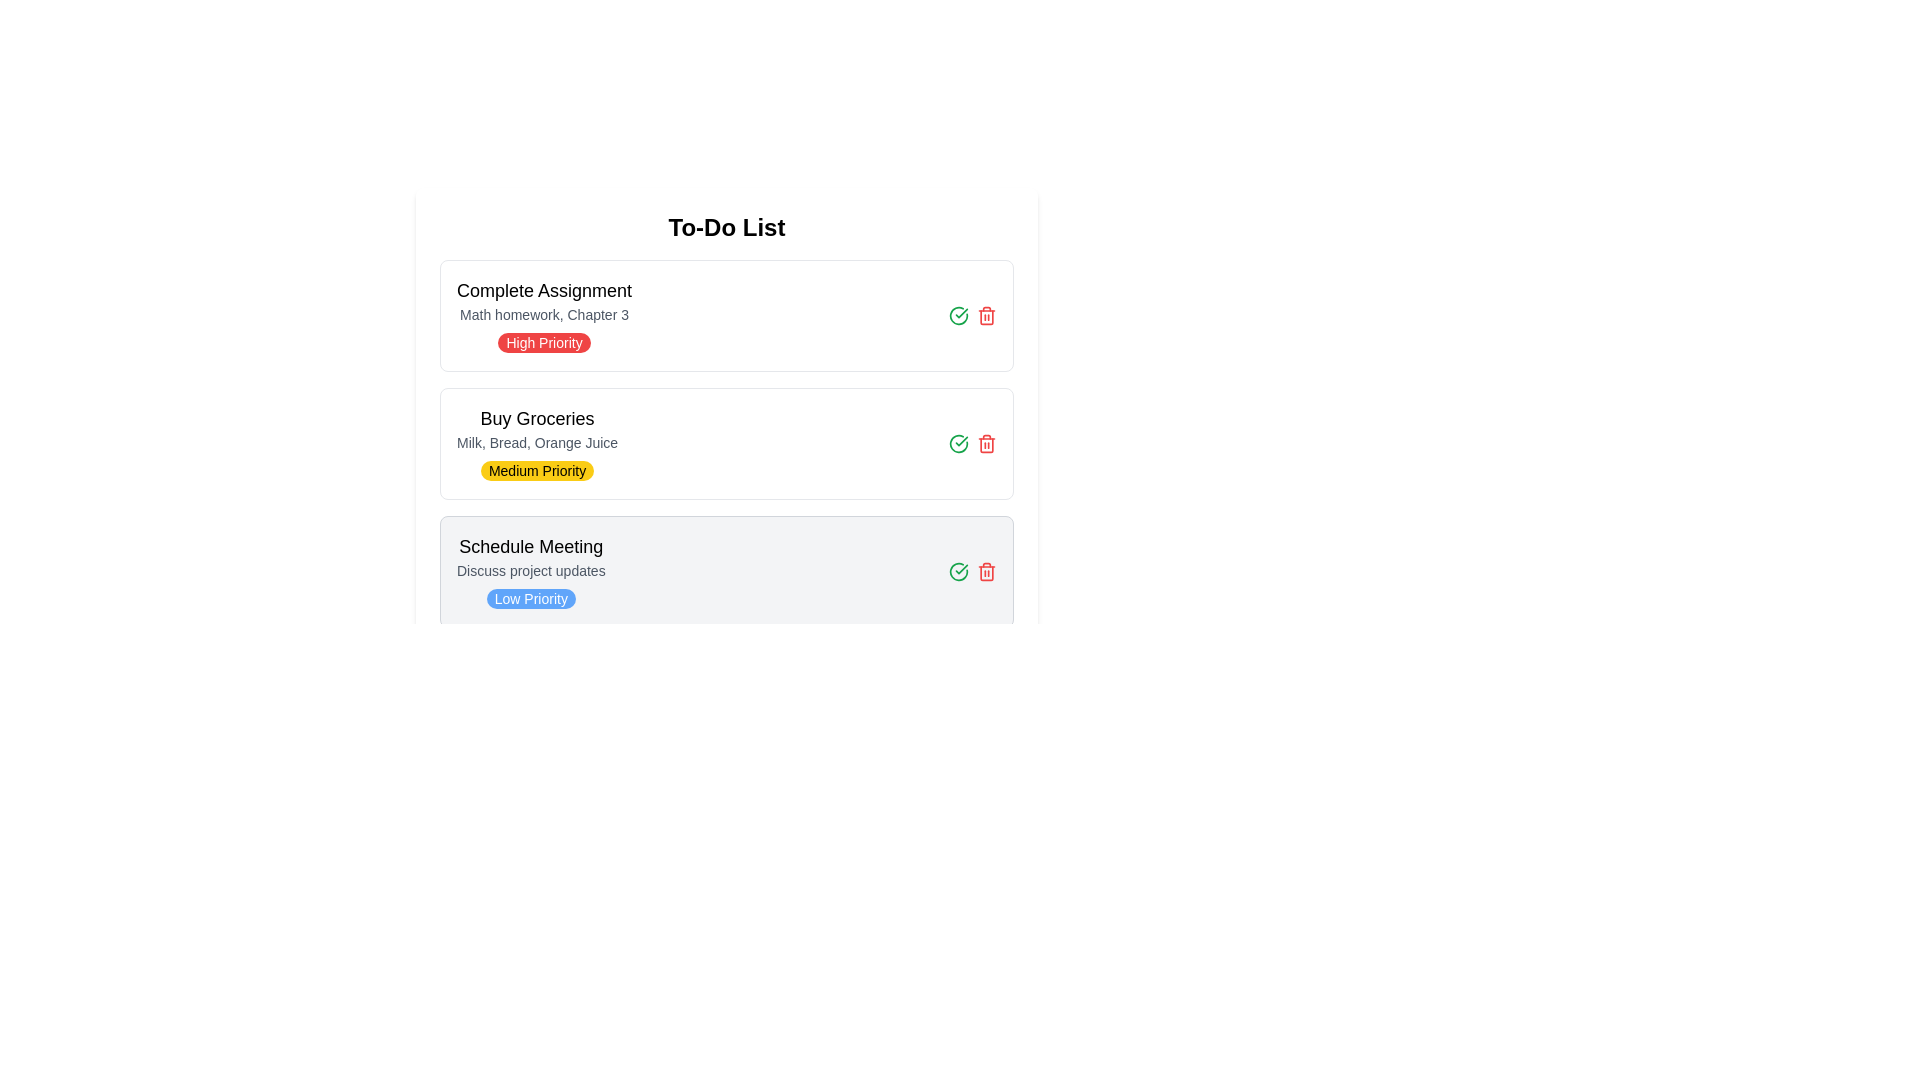  I want to click on the icon group containing action buttons for the 'Buy Groceries' to-do item, so click(973, 442).